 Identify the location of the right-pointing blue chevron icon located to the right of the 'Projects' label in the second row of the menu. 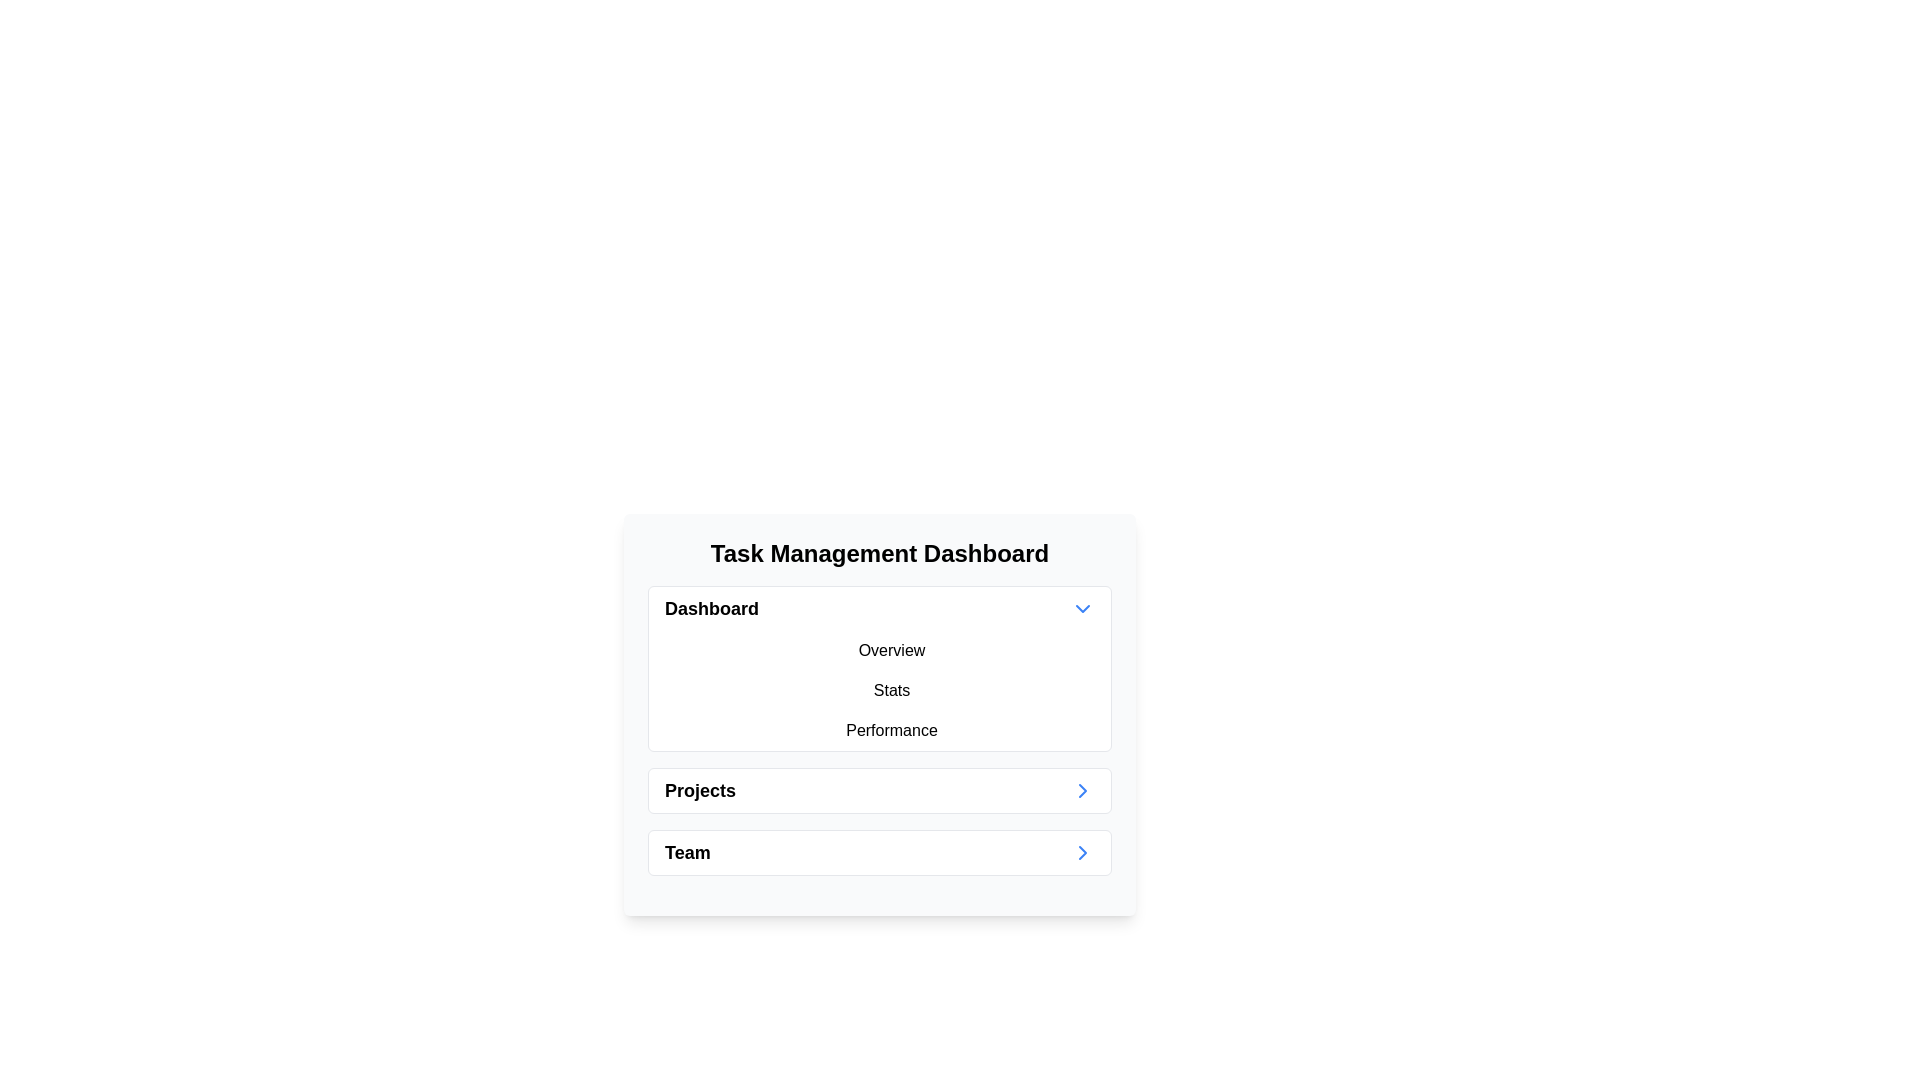
(1082, 789).